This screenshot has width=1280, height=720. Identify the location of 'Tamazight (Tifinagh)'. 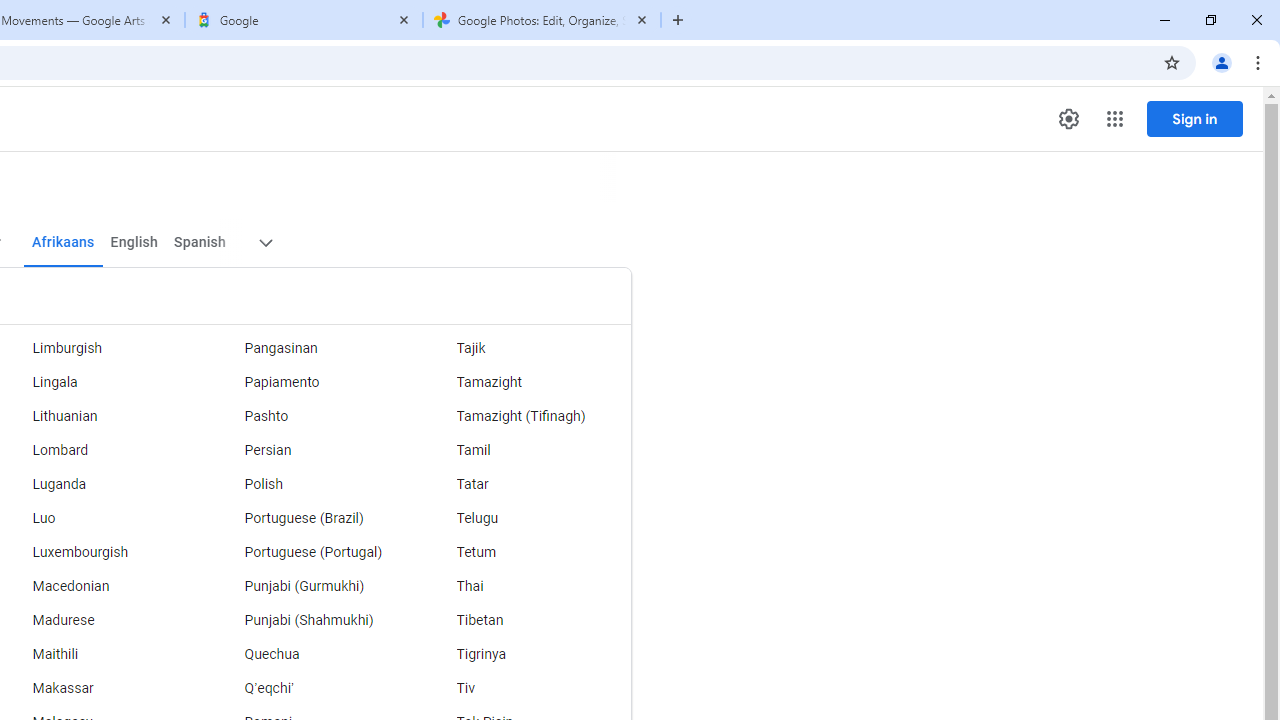
(525, 415).